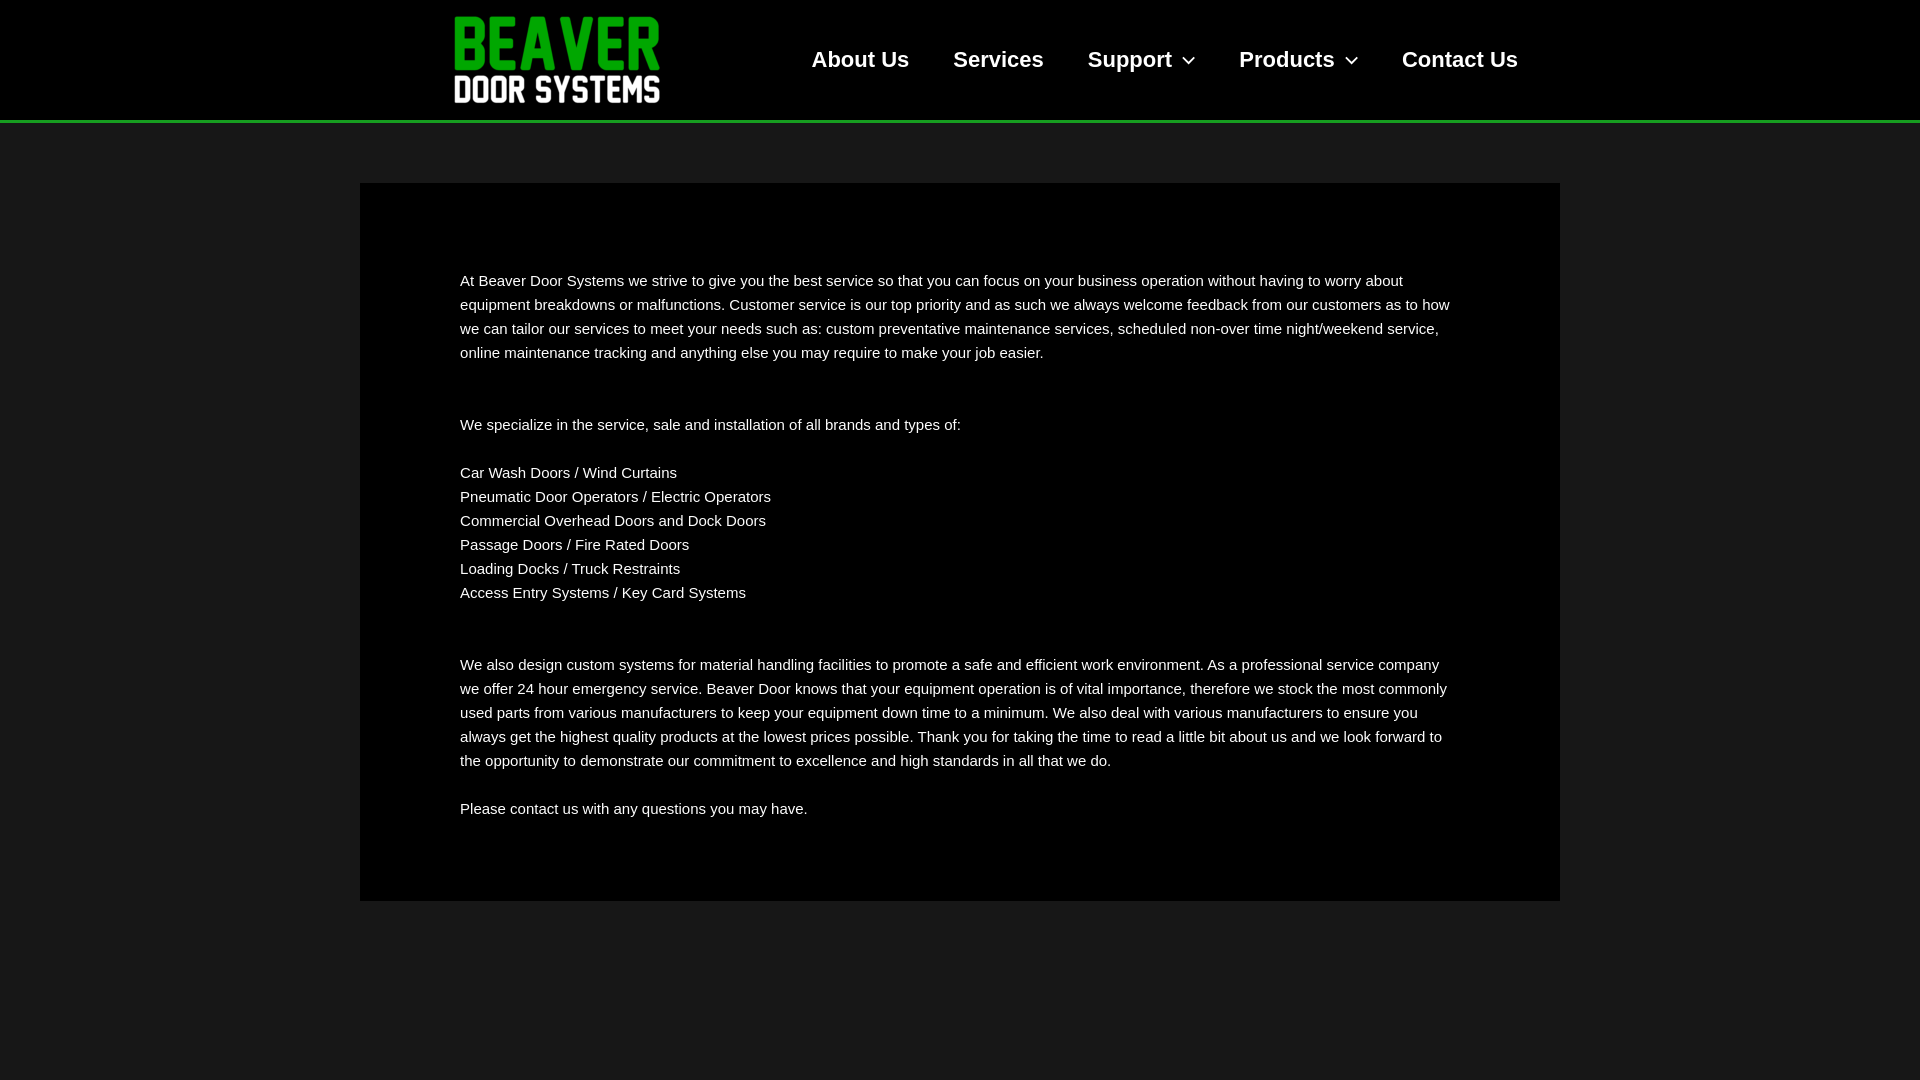 The width and height of the screenshot is (1920, 1080). What do you see at coordinates (1298, 59) in the screenshot?
I see `'Products'` at bounding box center [1298, 59].